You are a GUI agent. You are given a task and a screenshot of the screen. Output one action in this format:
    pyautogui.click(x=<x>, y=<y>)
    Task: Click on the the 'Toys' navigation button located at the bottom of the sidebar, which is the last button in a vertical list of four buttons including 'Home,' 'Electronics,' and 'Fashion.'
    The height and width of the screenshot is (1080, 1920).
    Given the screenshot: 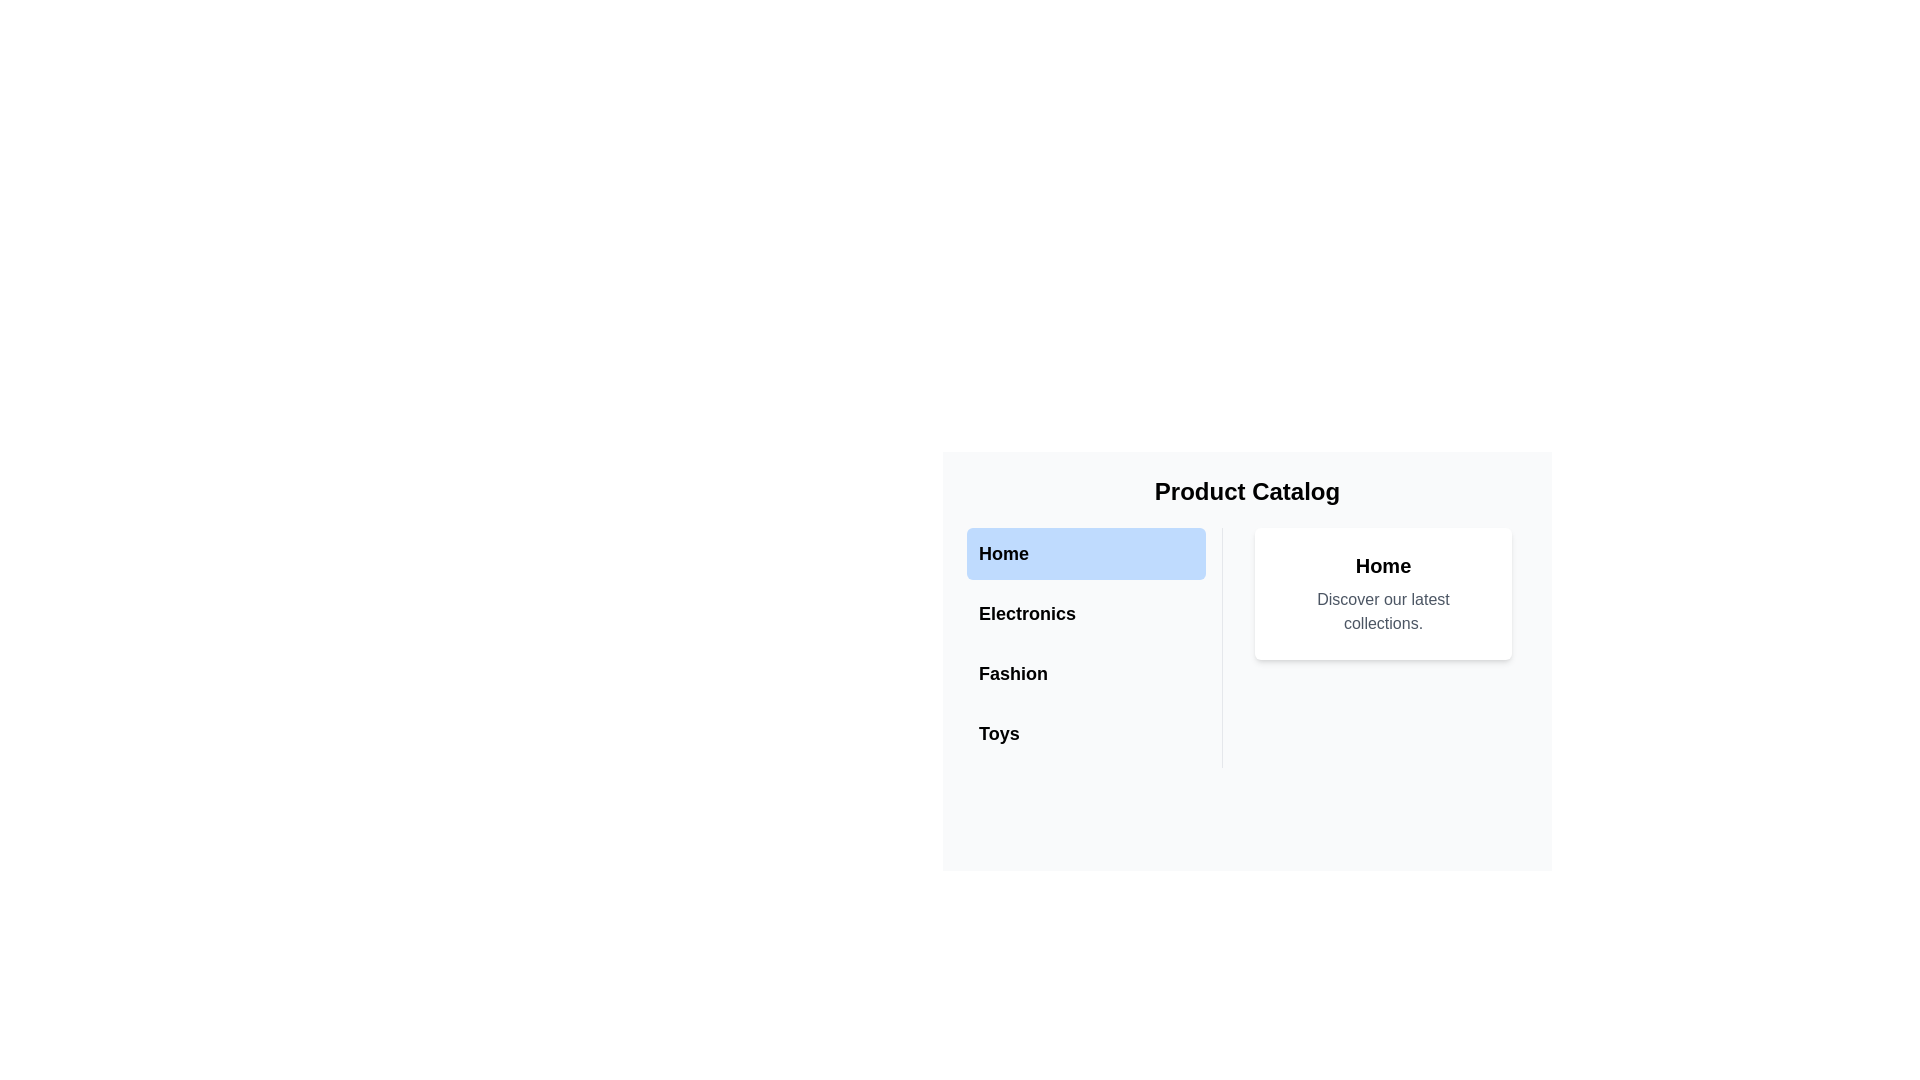 What is the action you would take?
    pyautogui.click(x=1085, y=733)
    